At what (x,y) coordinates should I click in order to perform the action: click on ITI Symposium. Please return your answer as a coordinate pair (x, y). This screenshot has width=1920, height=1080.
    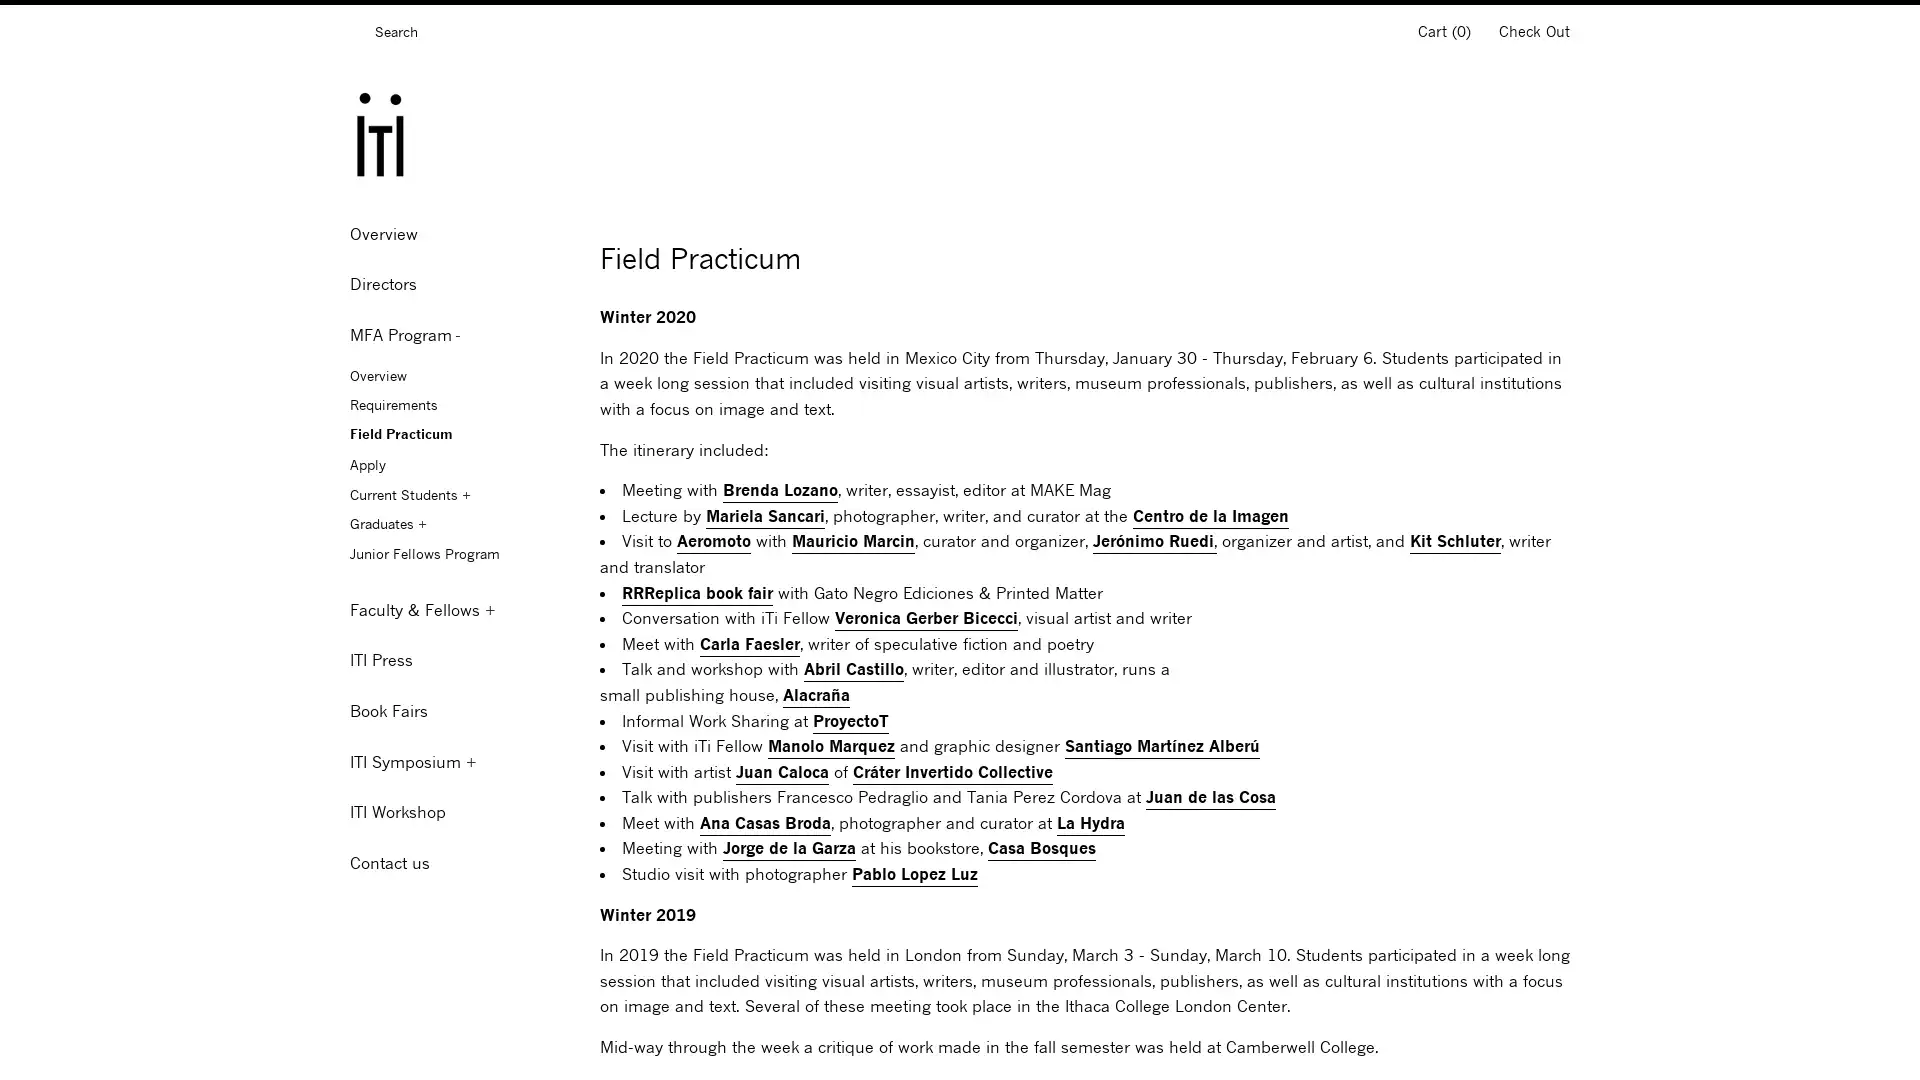
    Looking at the image, I should click on (459, 762).